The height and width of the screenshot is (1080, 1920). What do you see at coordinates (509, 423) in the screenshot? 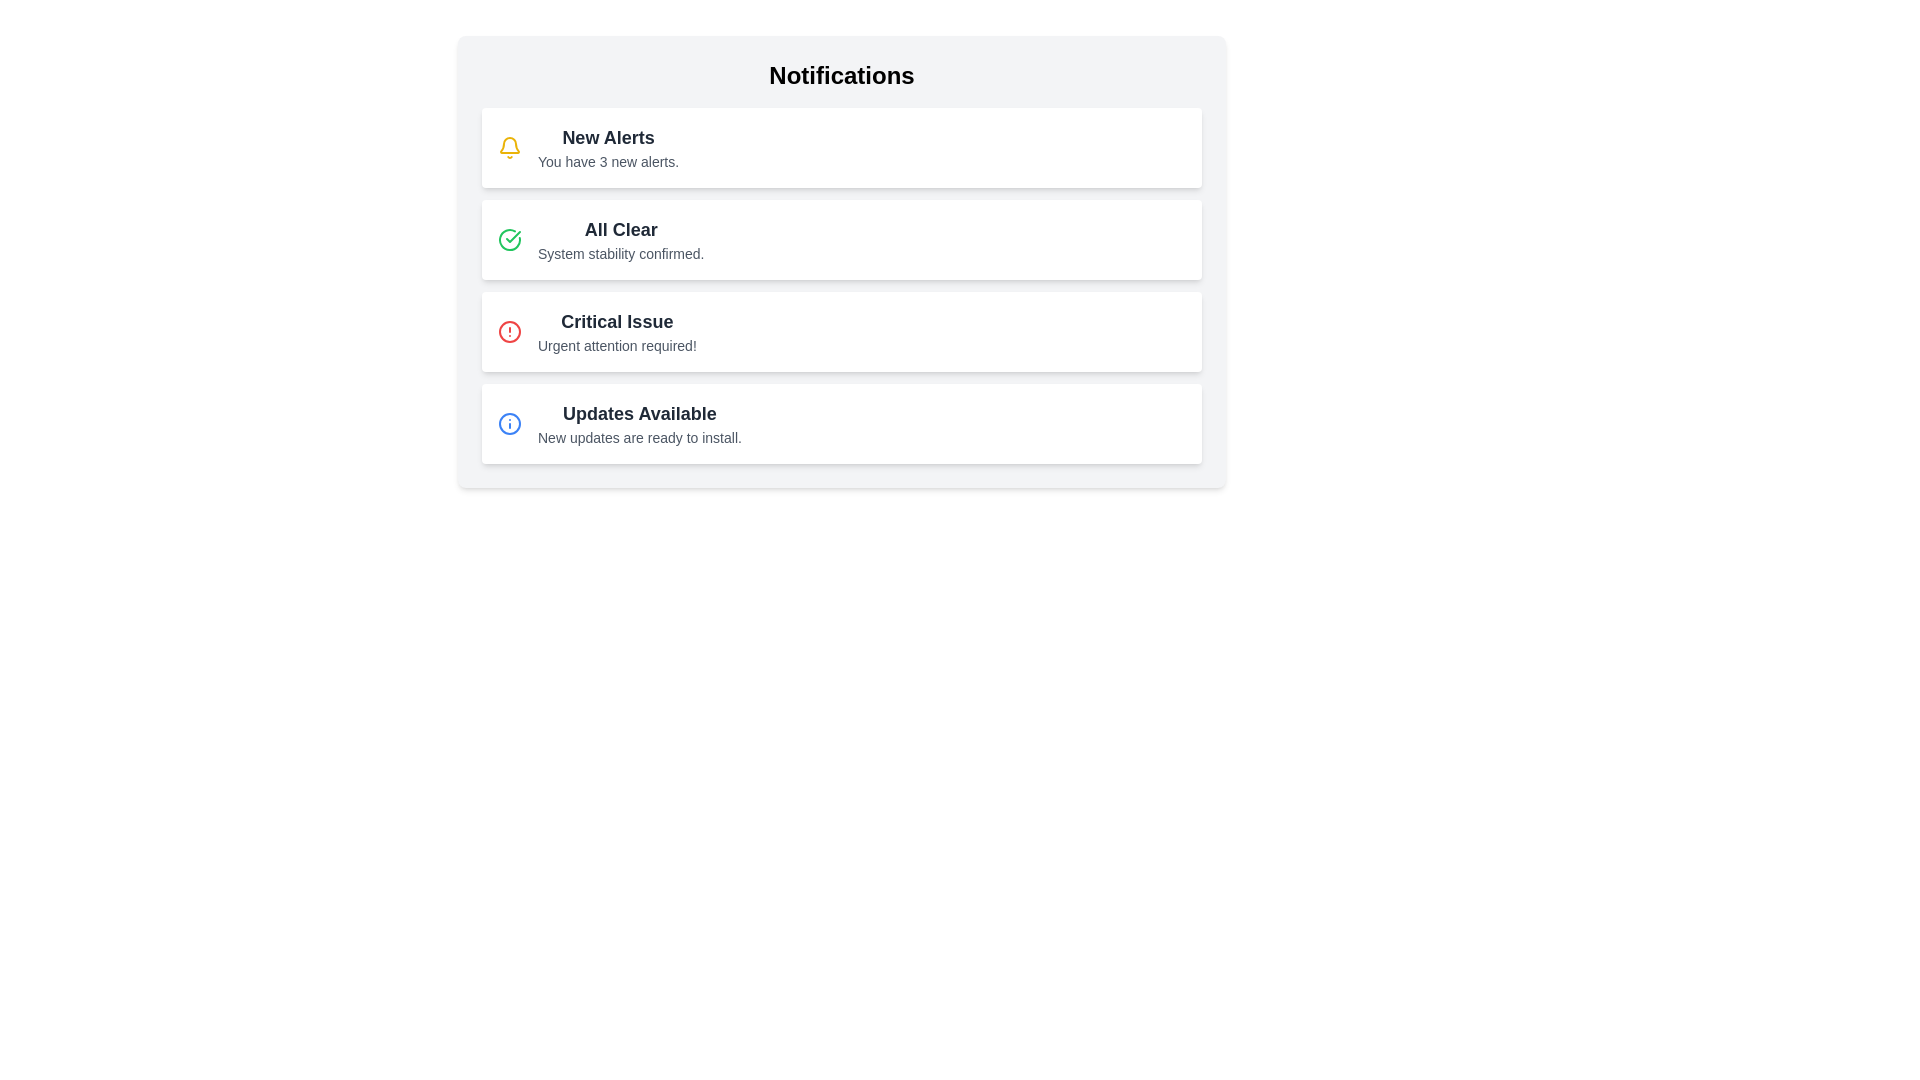
I see `the circular SVG element located within the 'Updates Available' notification card, positioned to the left of the text` at bounding box center [509, 423].